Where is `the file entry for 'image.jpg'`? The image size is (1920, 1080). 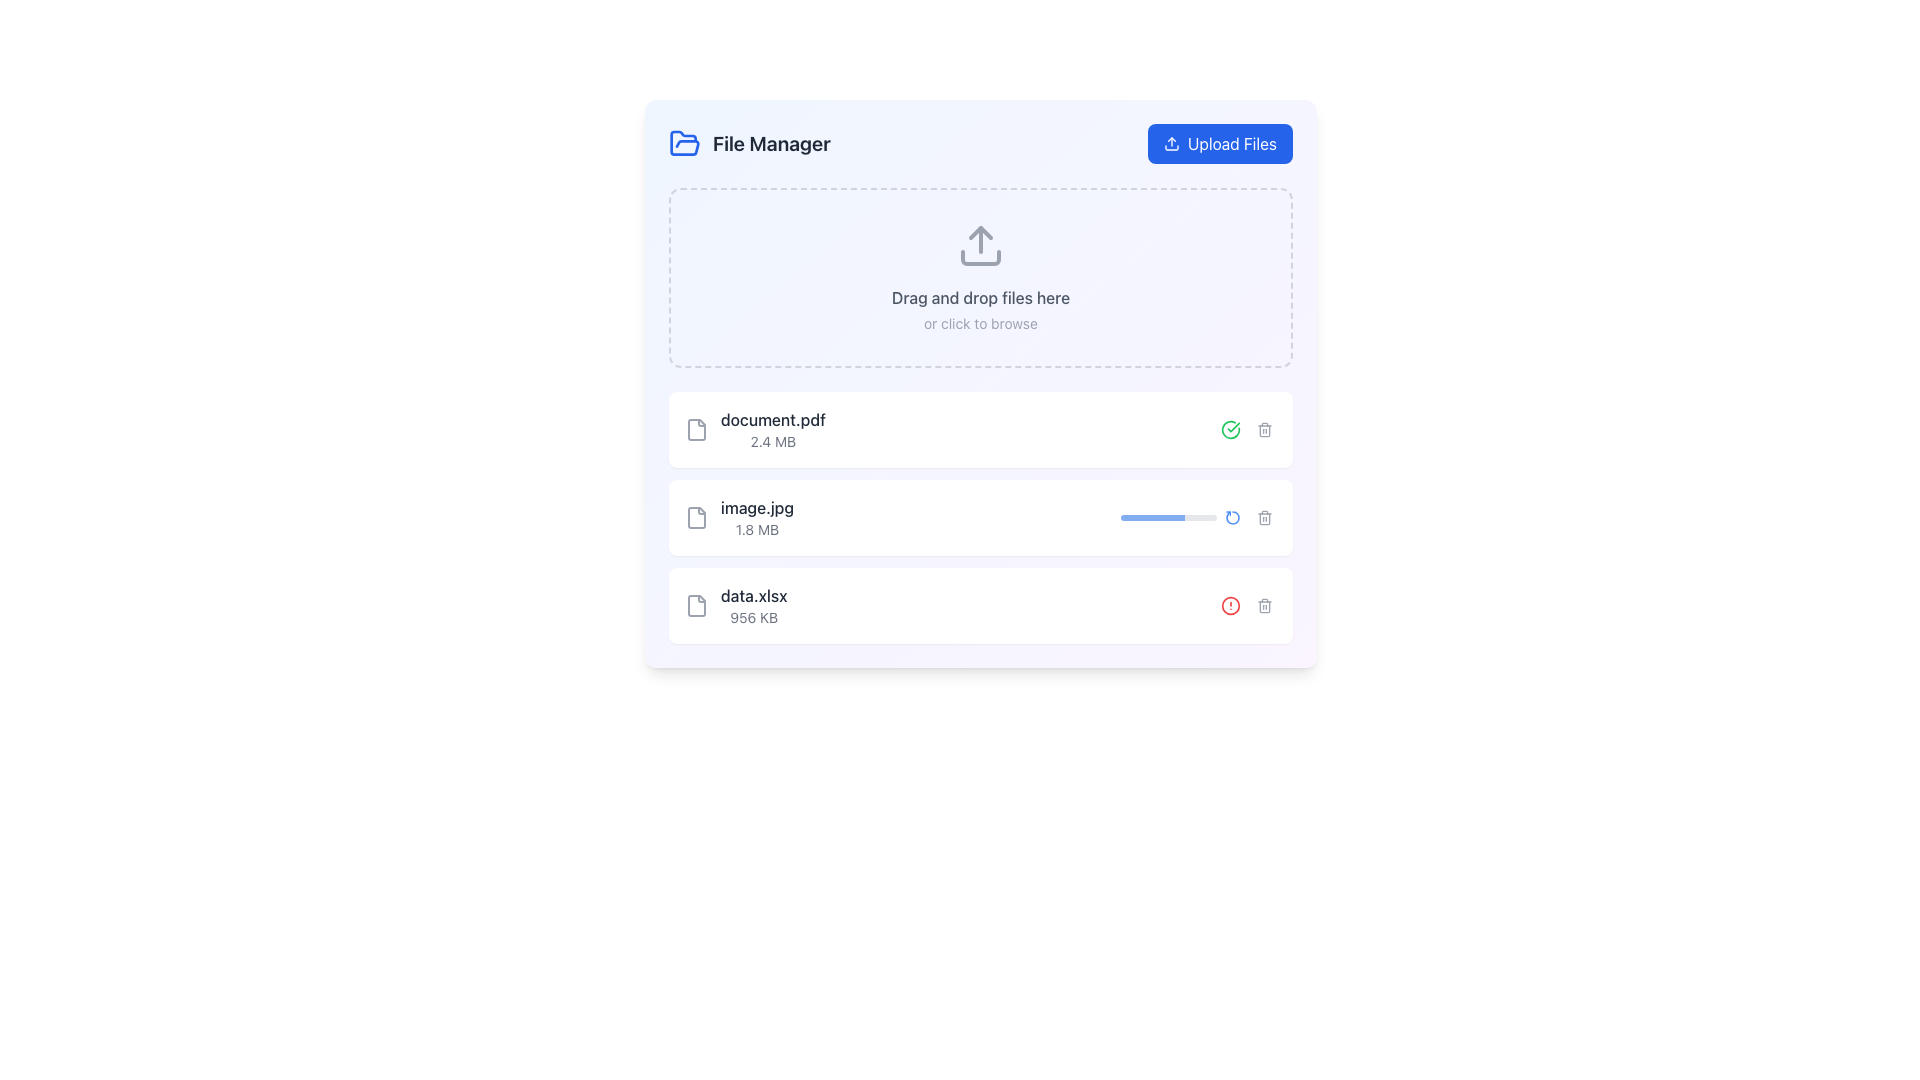 the file entry for 'image.jpg' is located at coordinates (738, 516).